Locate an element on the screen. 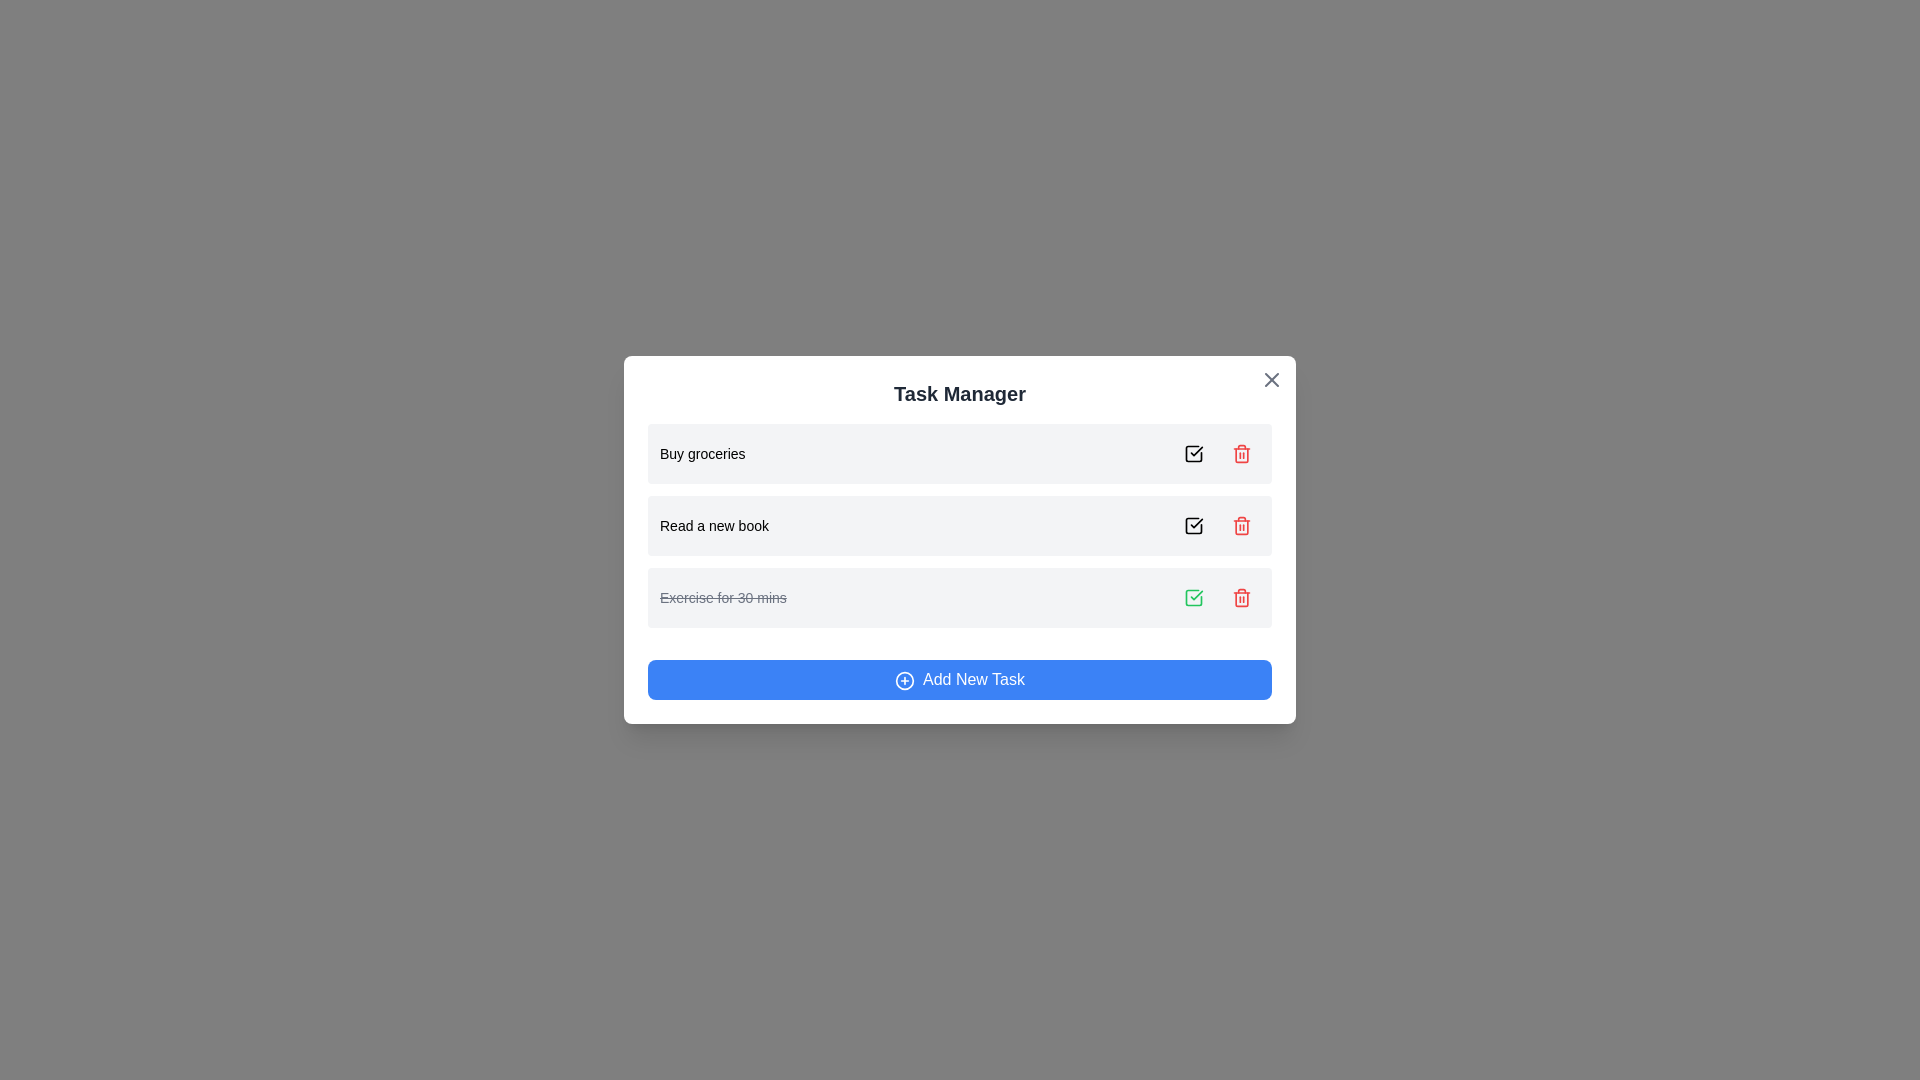  the diagonal segment of the 'X' close icon located at the top-right corner of the Task Manager modal is located at coordinates (1271, 380).